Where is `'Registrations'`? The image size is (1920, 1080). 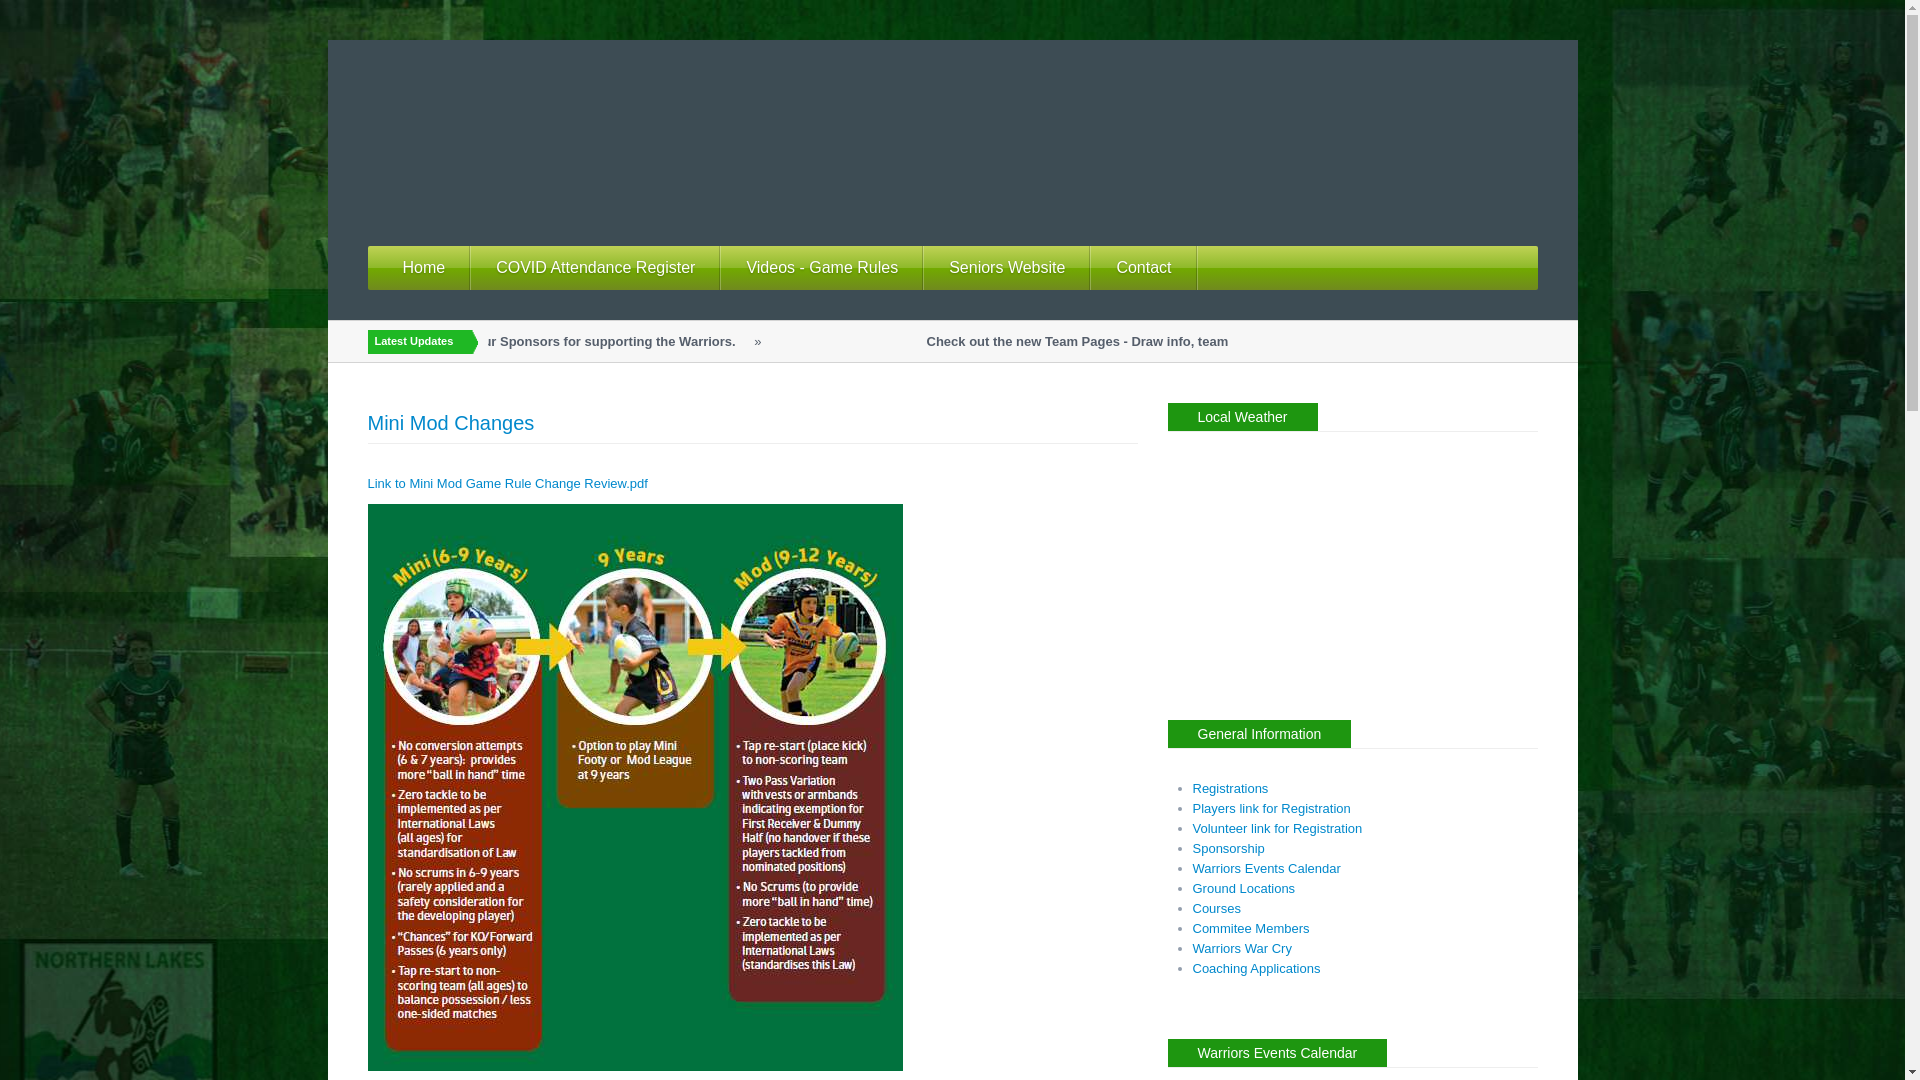 'Registrations' is located at coordinates (1228, 787).